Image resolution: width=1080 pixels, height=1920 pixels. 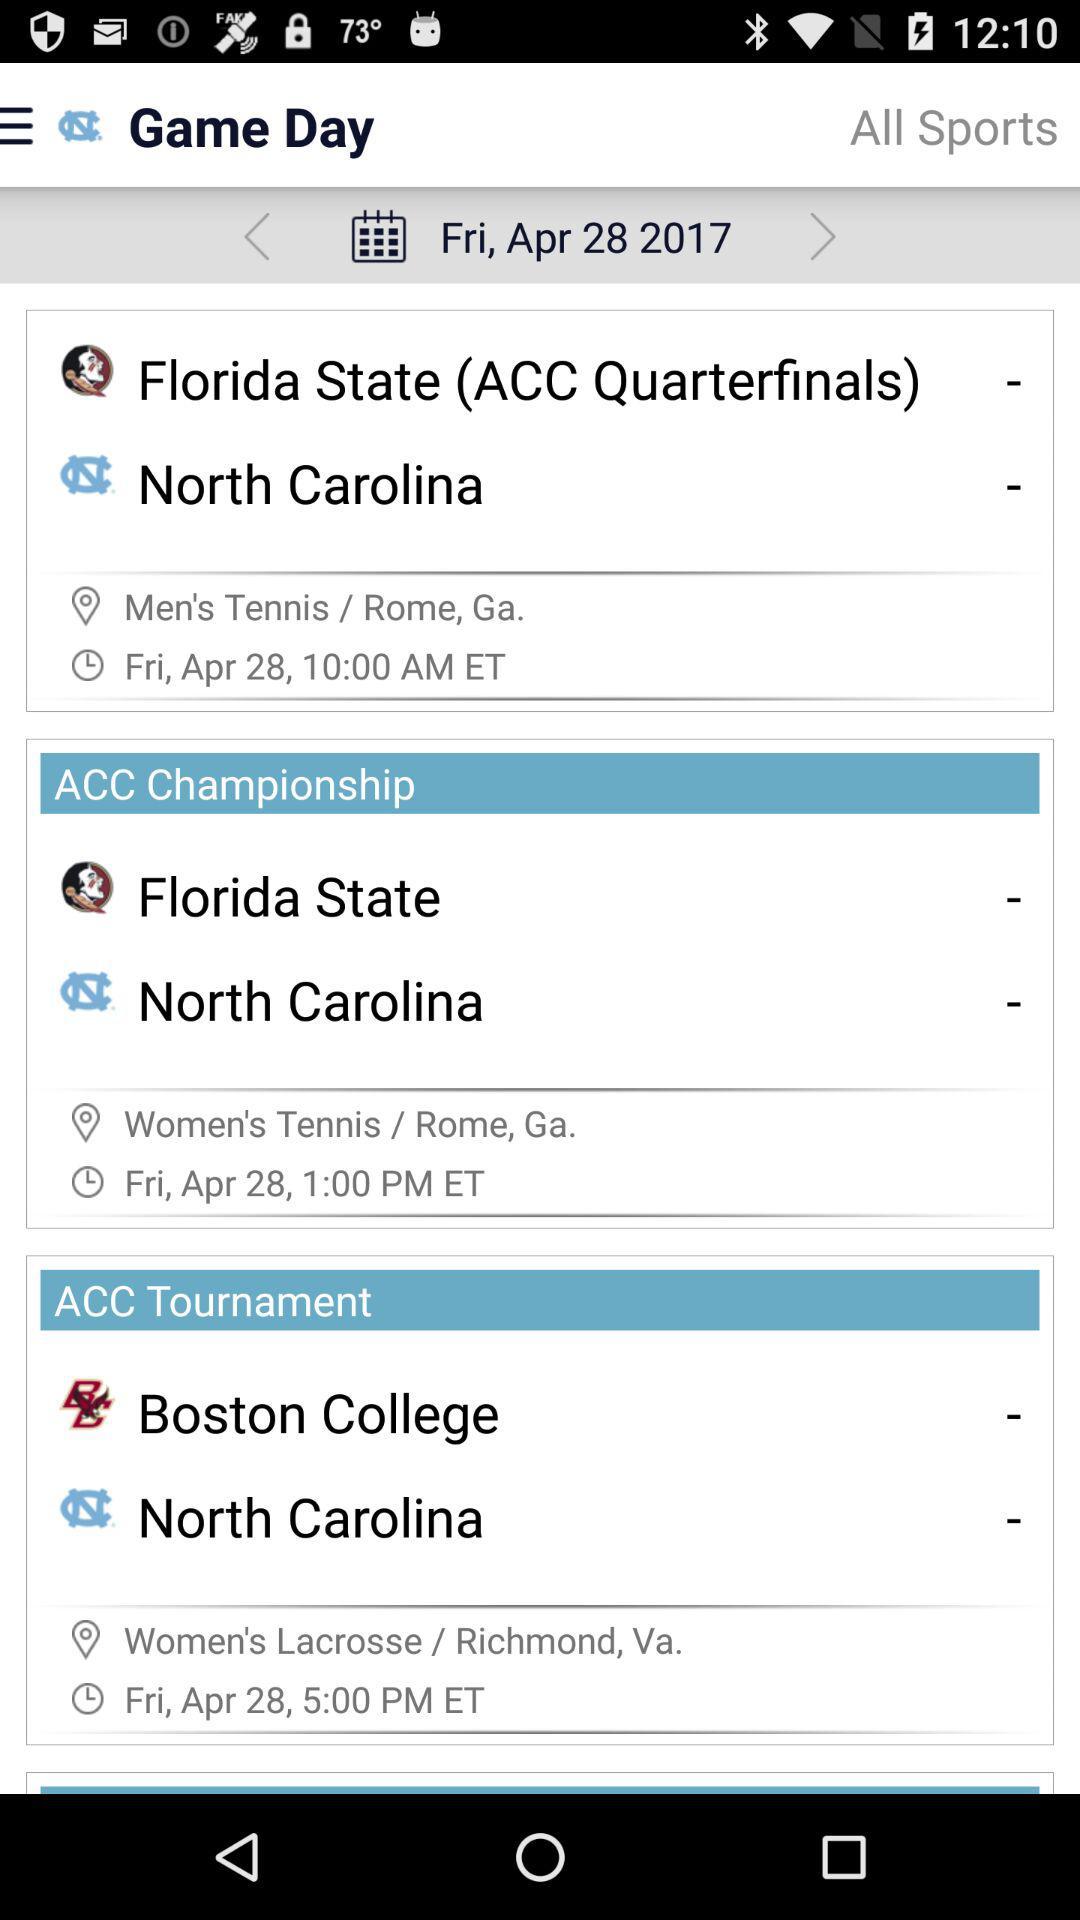 I want to click on the arrow_forward icon, so click(x=823, y=251).